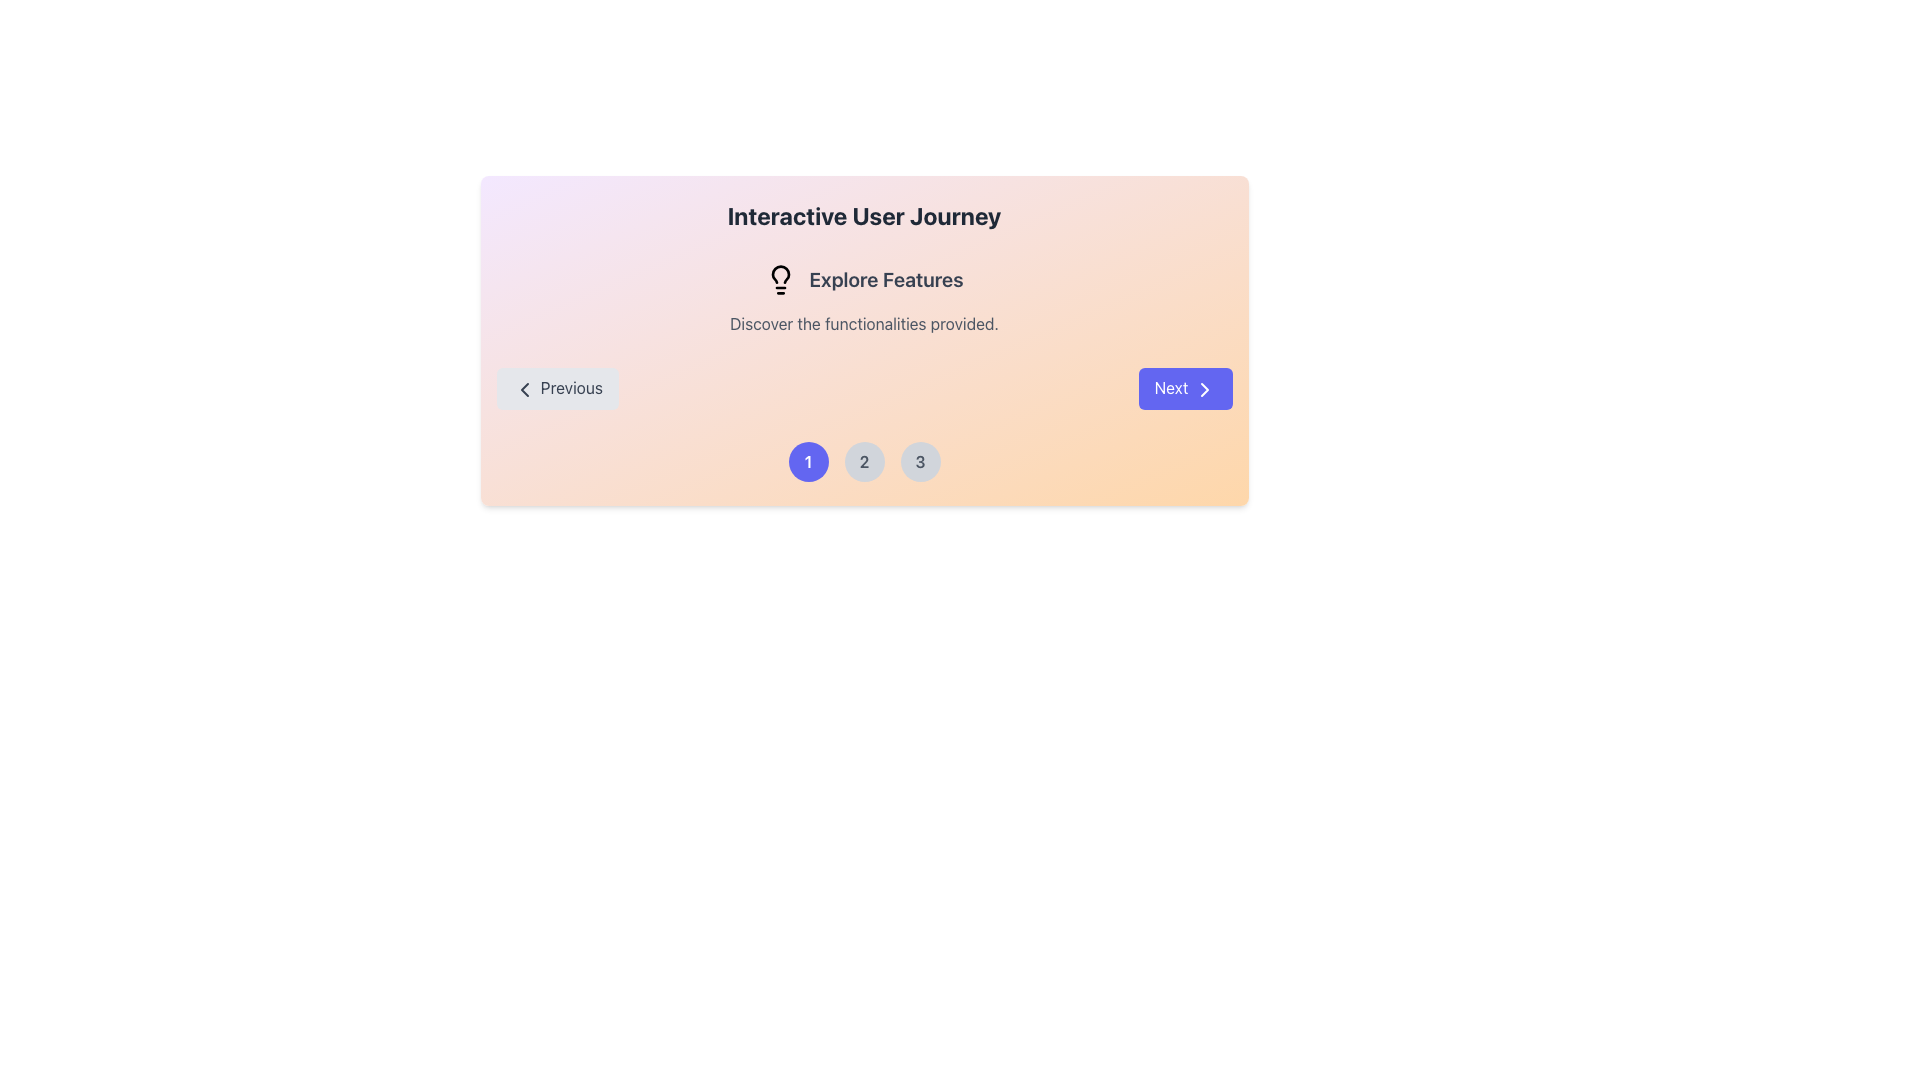 This screenshot has height=1080, width=1920. I want to click on the static text element displaying 'Explore Features' with a lightbulb icon, which is positioned near the top-center of the interface, so click(864, 280).